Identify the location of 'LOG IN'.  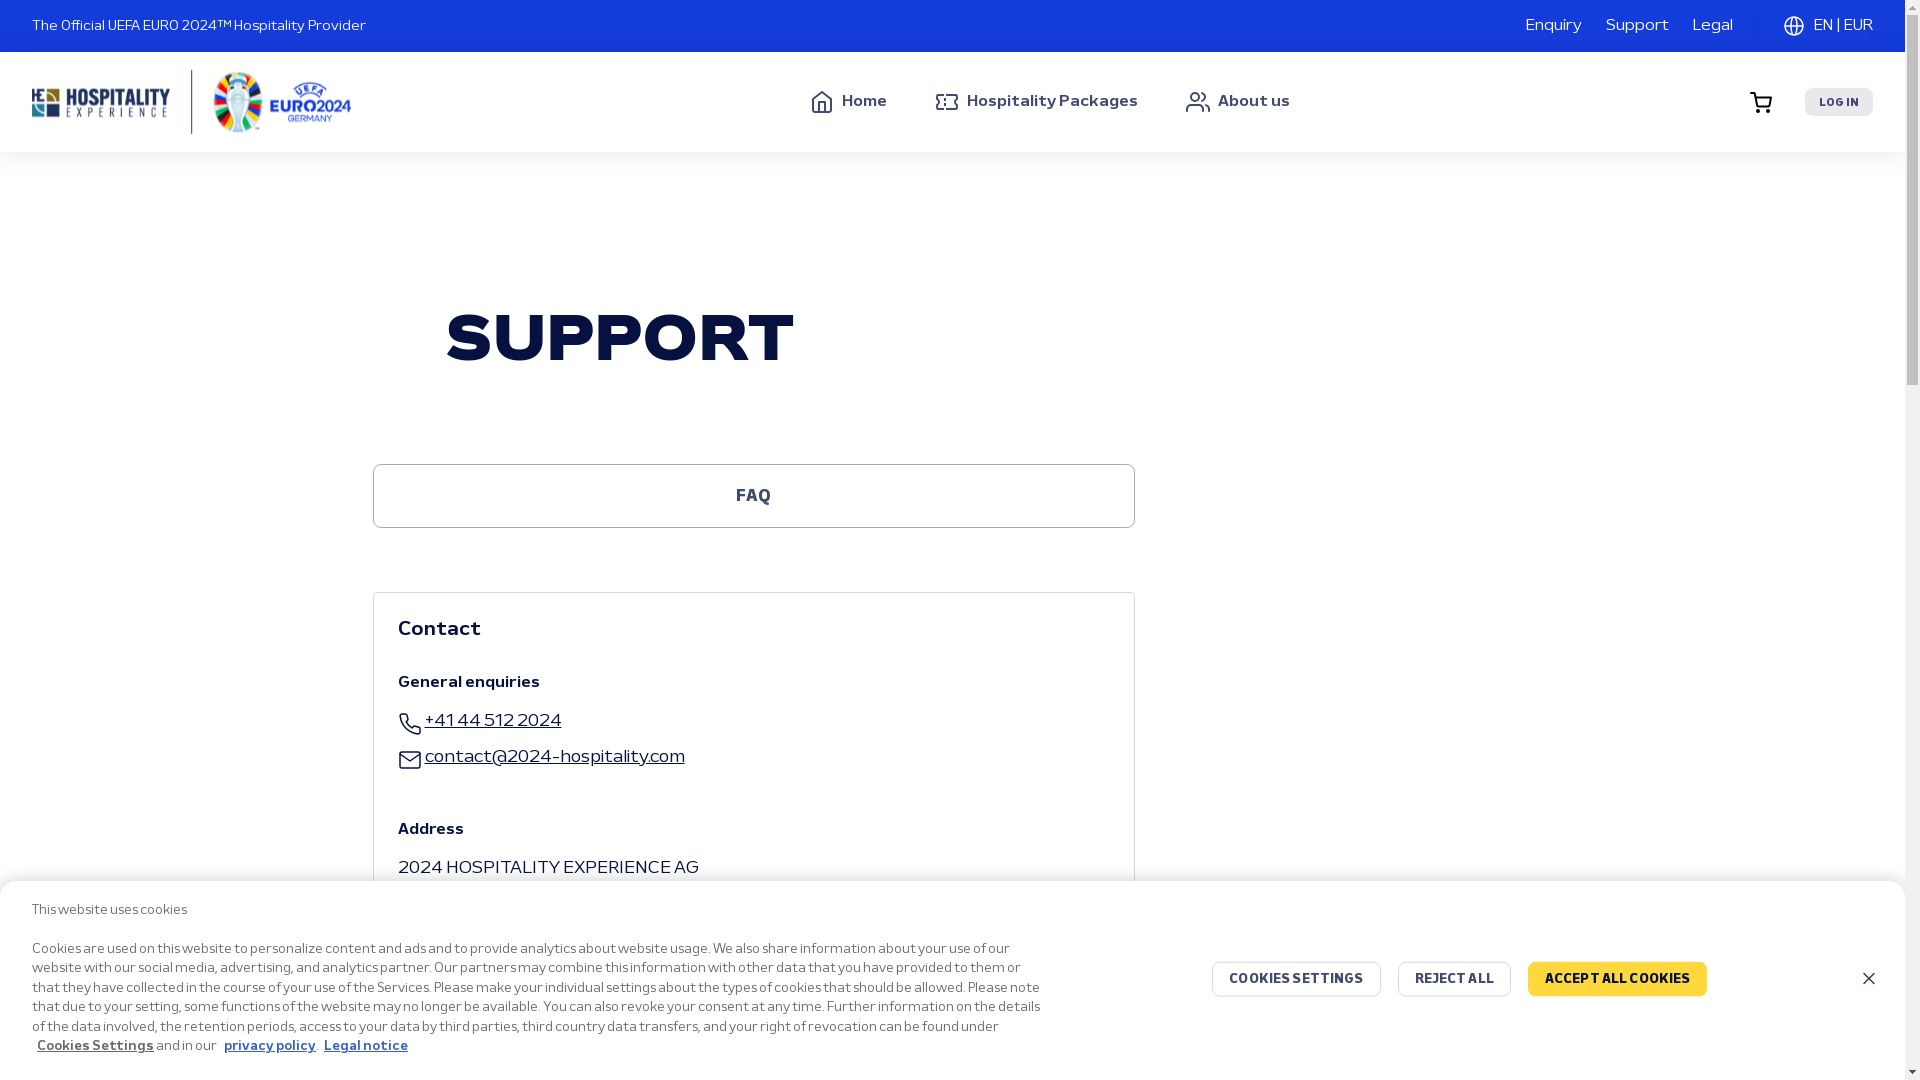
(1838, 101).